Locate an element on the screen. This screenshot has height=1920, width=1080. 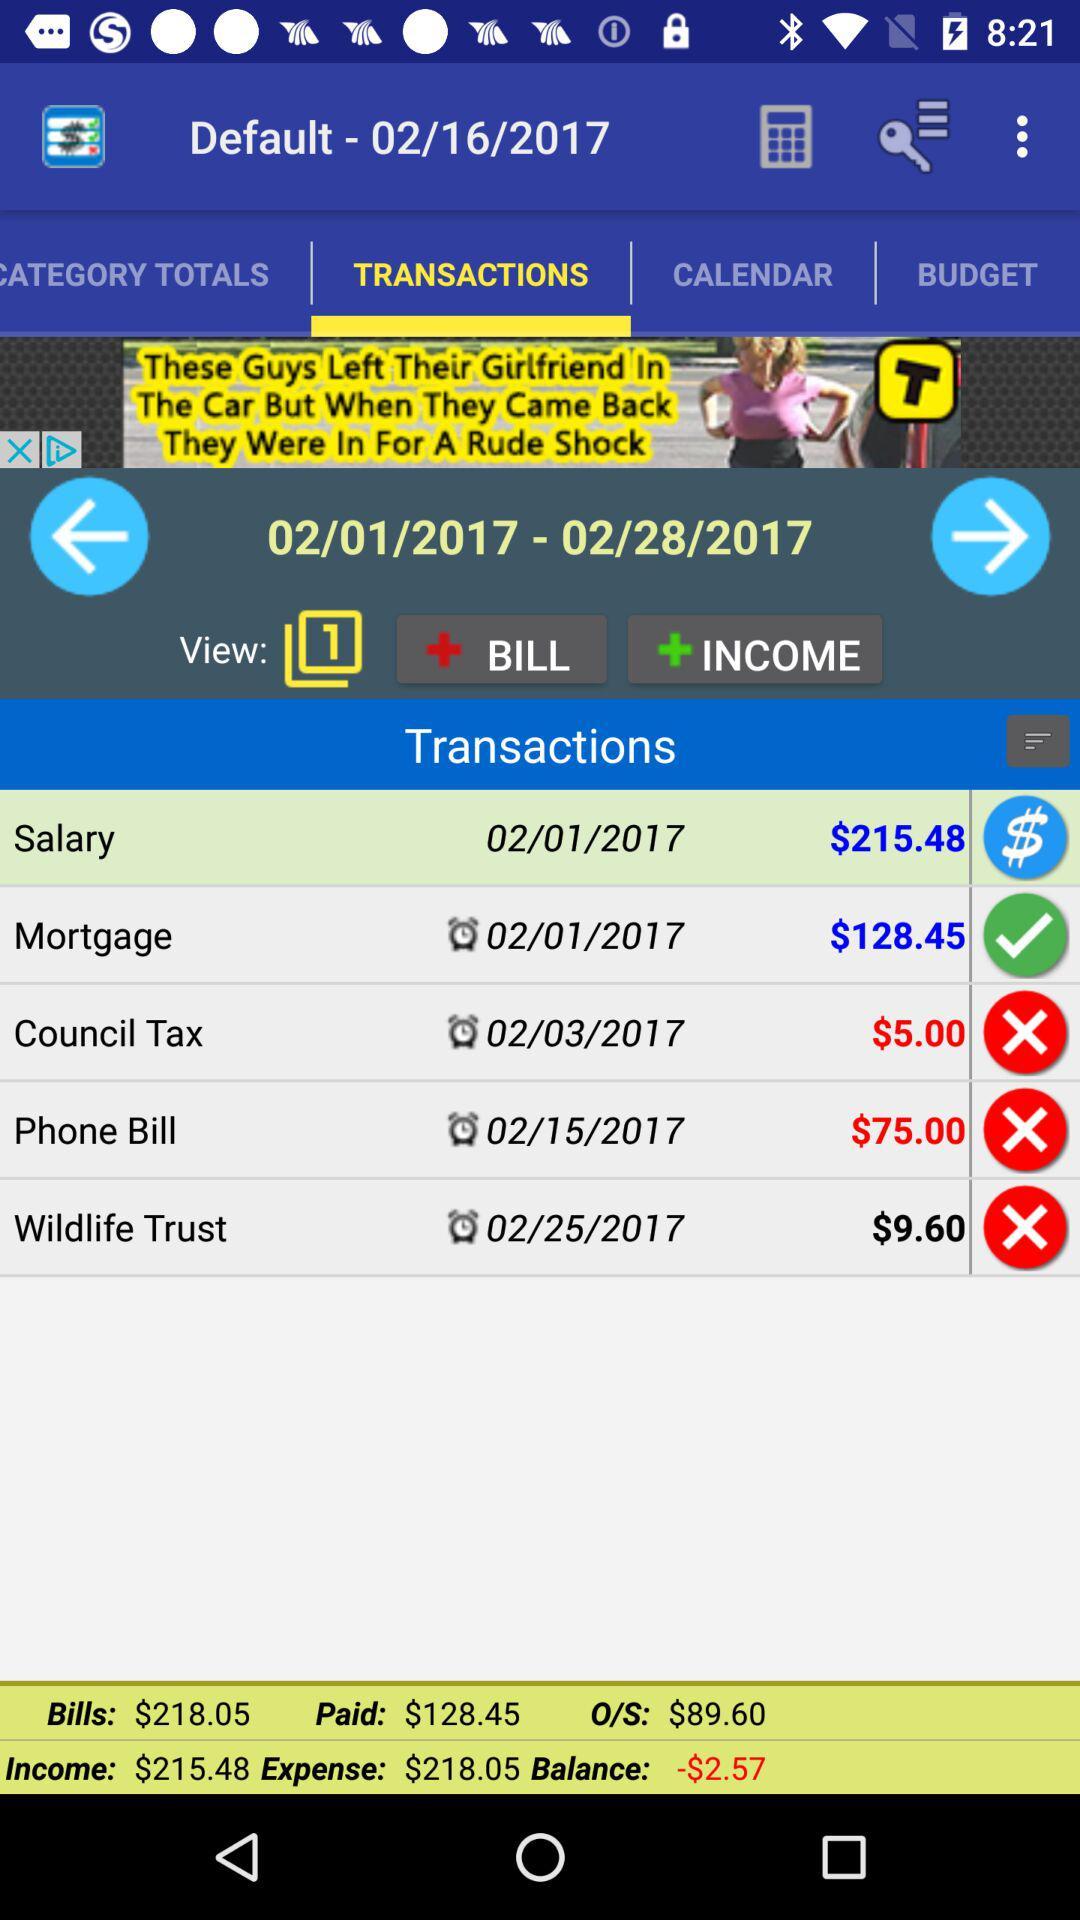
go back is located at coordinates (1022, 1226).